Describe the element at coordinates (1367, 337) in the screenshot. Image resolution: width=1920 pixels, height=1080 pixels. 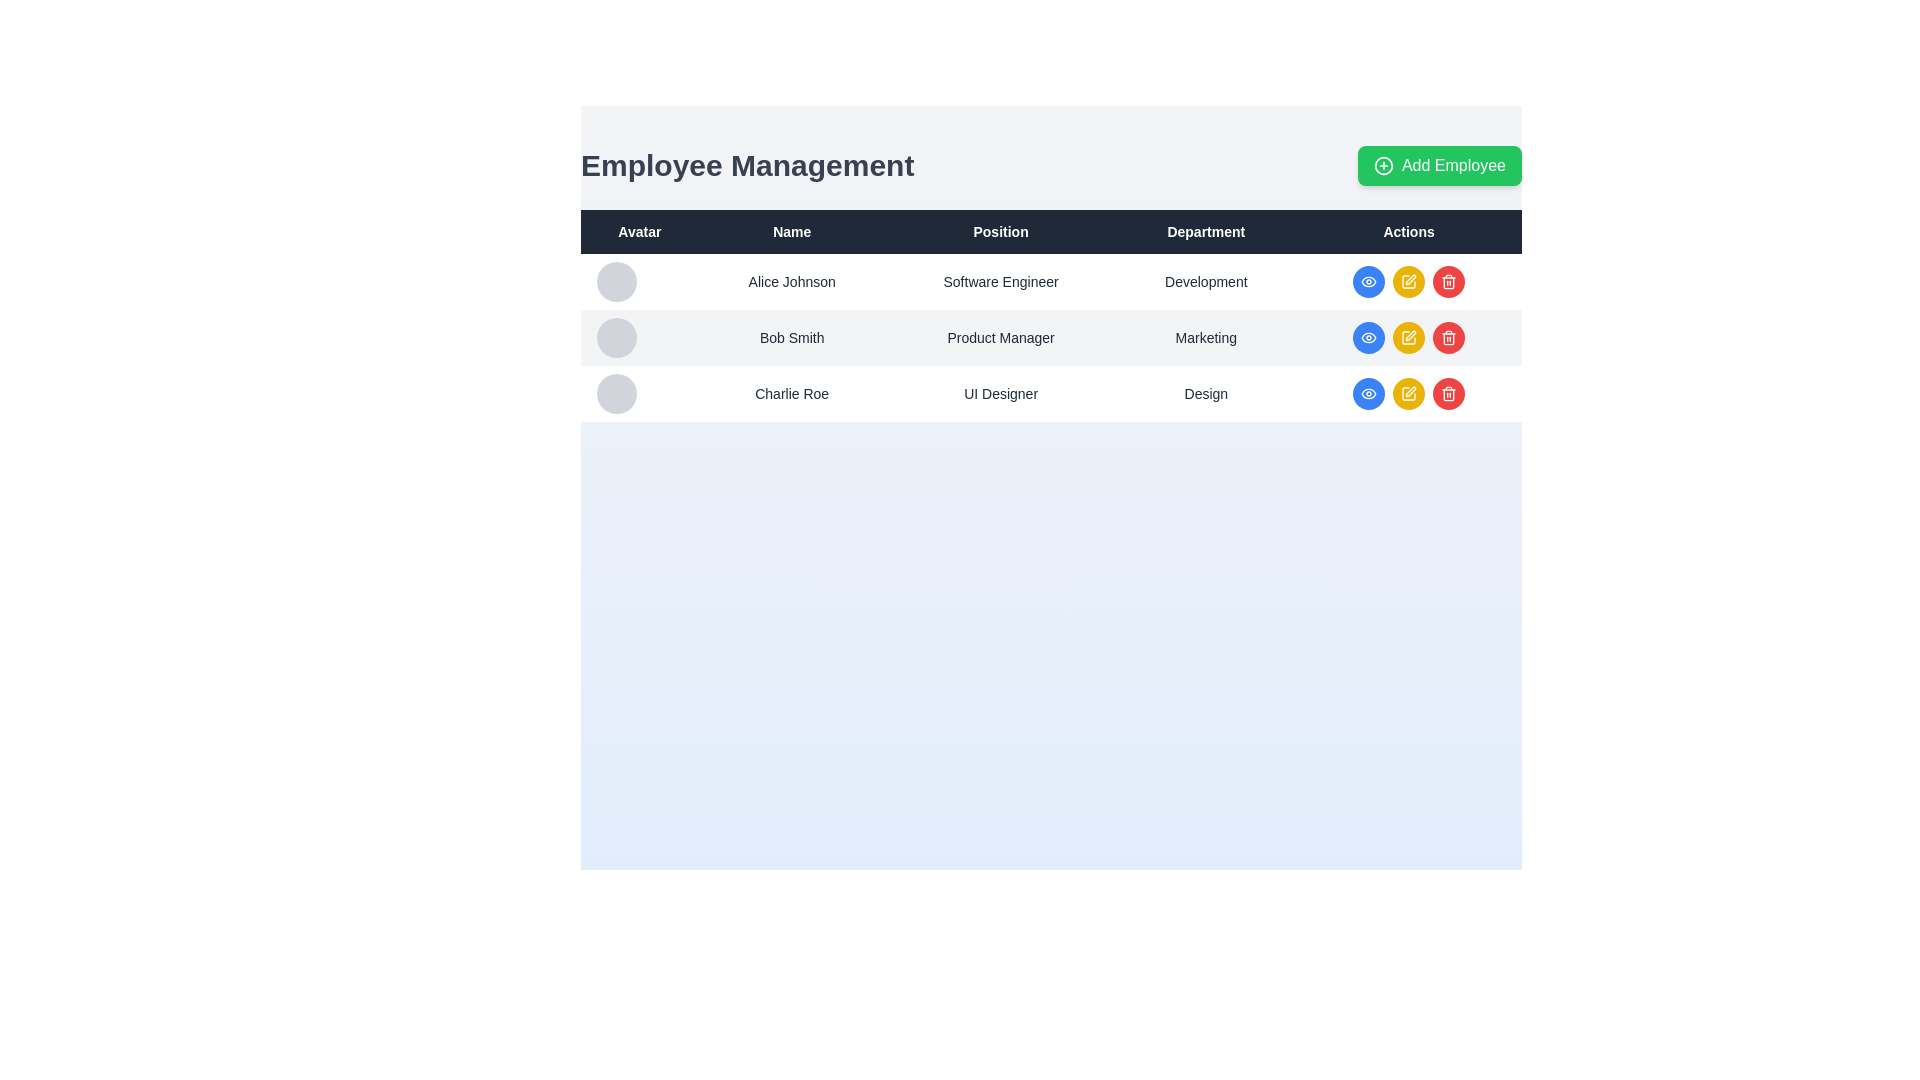
I see `the circular blue button with a white eye icon` at that location.